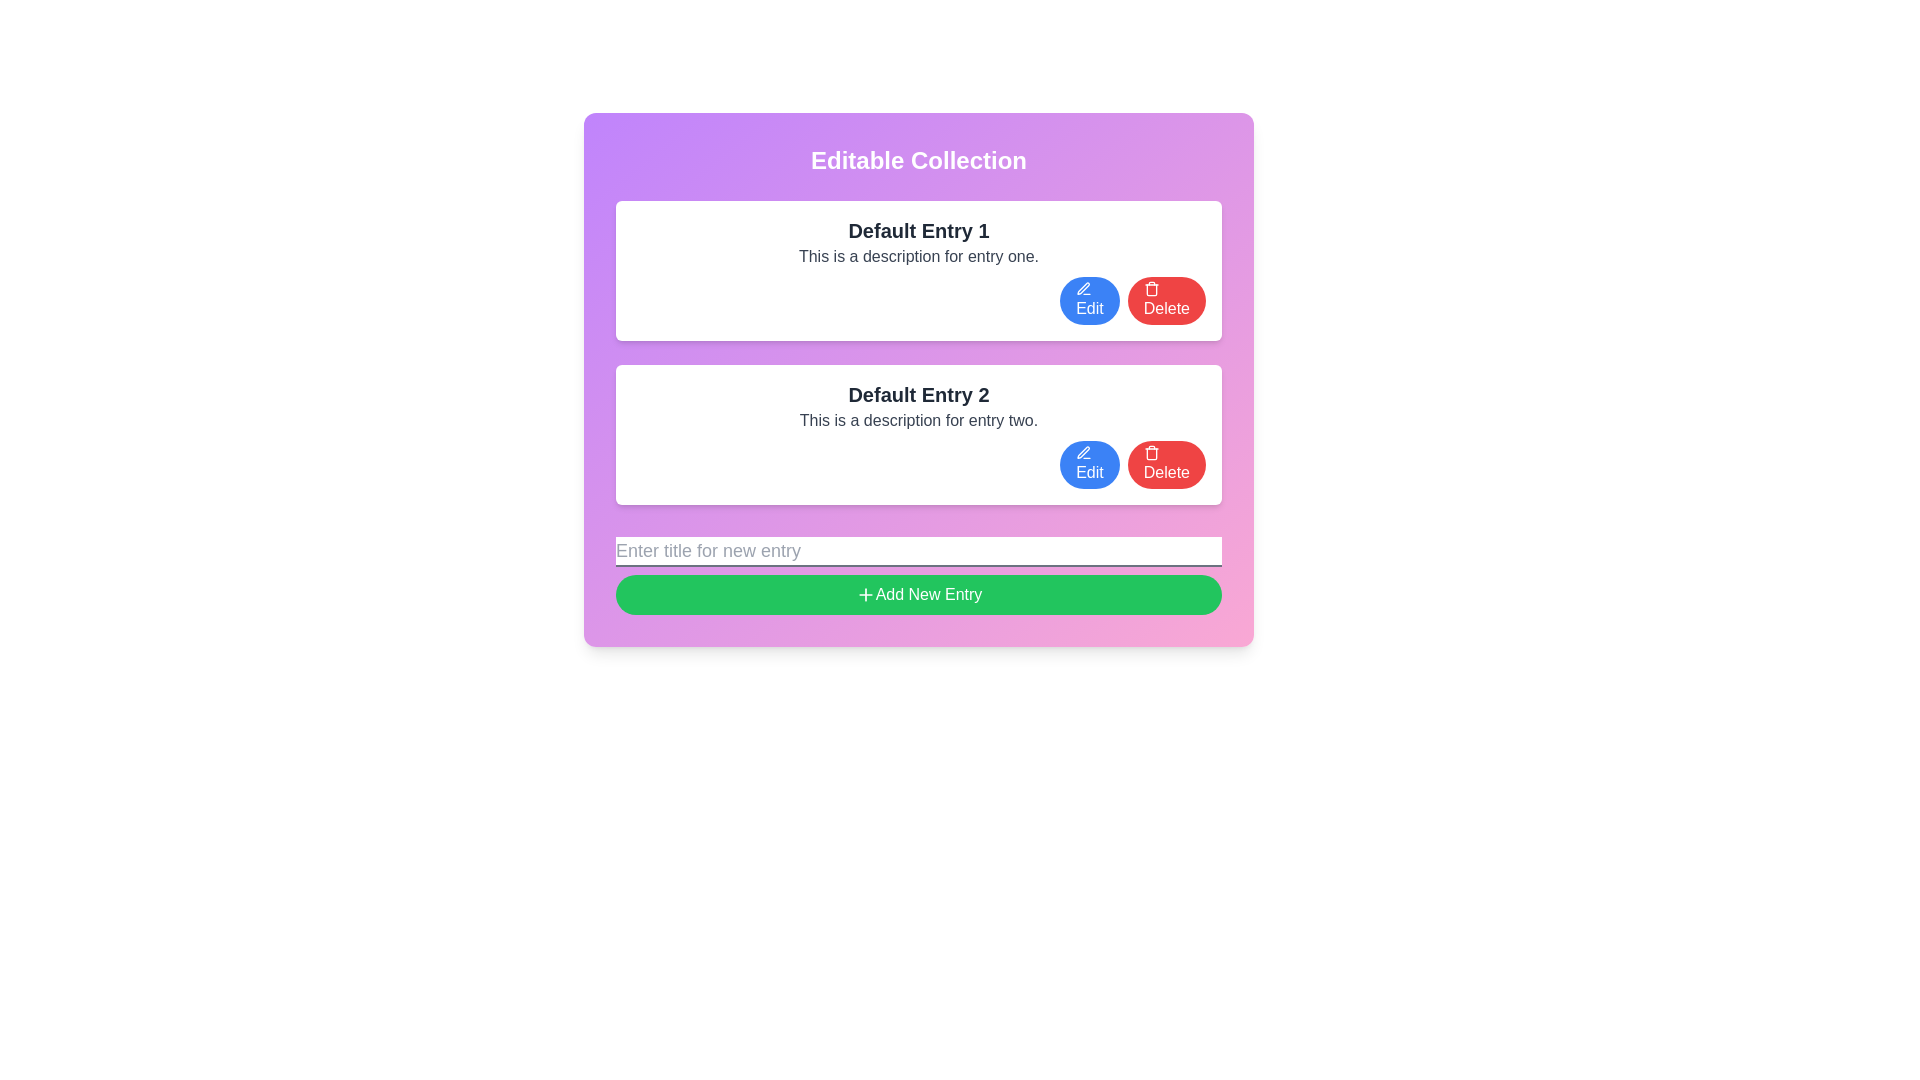 This screenshot has height=1080, width=1920. I want to click on the small pen icon, so click(1083, 452).